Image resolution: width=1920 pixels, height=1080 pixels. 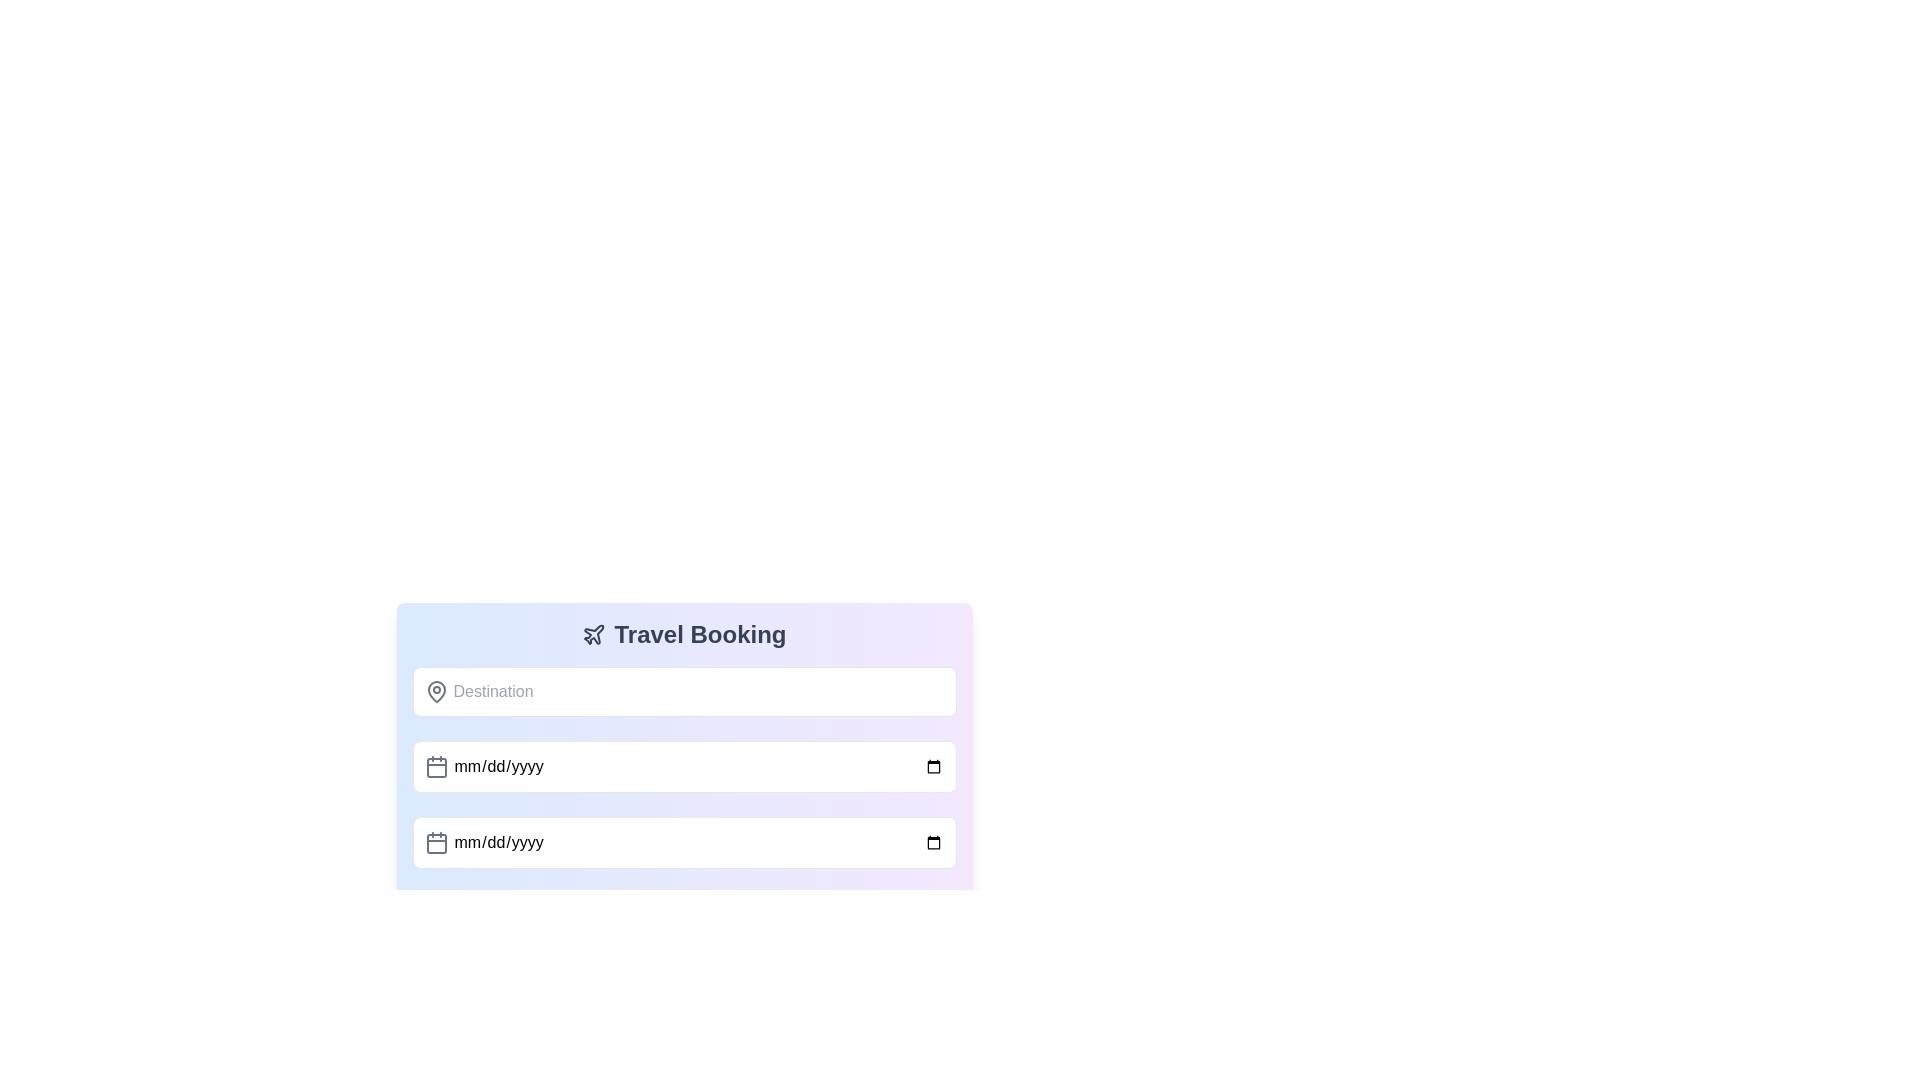 I want to click on the location icon that visually indicates the associated destination text input field, located to the left of the destination input and aligned vertically to its middle, so click(x=435, y=690).